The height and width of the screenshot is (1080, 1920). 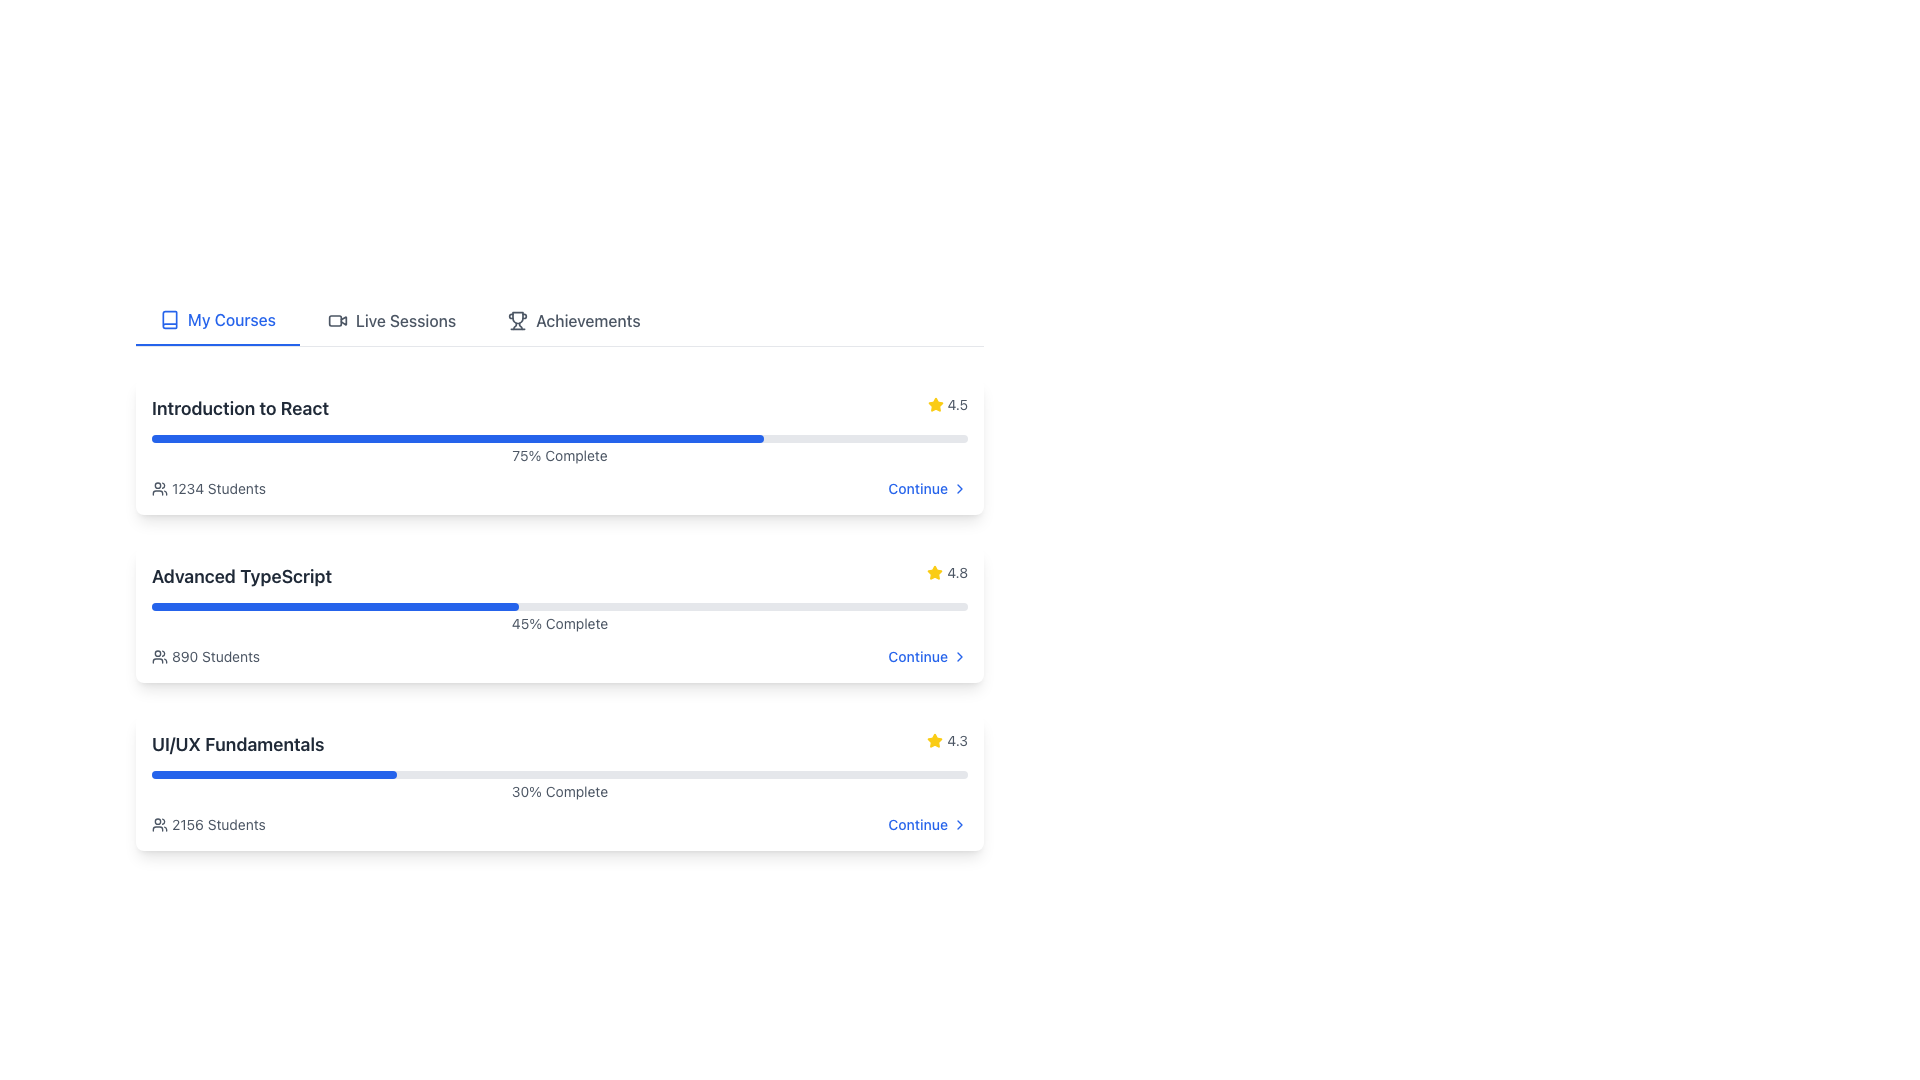 What do you see at coordinates (241, 577) in the screenshot?
I see `the course title label that serves as a heading, positioned at the beginning of the course items list` at bounding box center [241, 577].